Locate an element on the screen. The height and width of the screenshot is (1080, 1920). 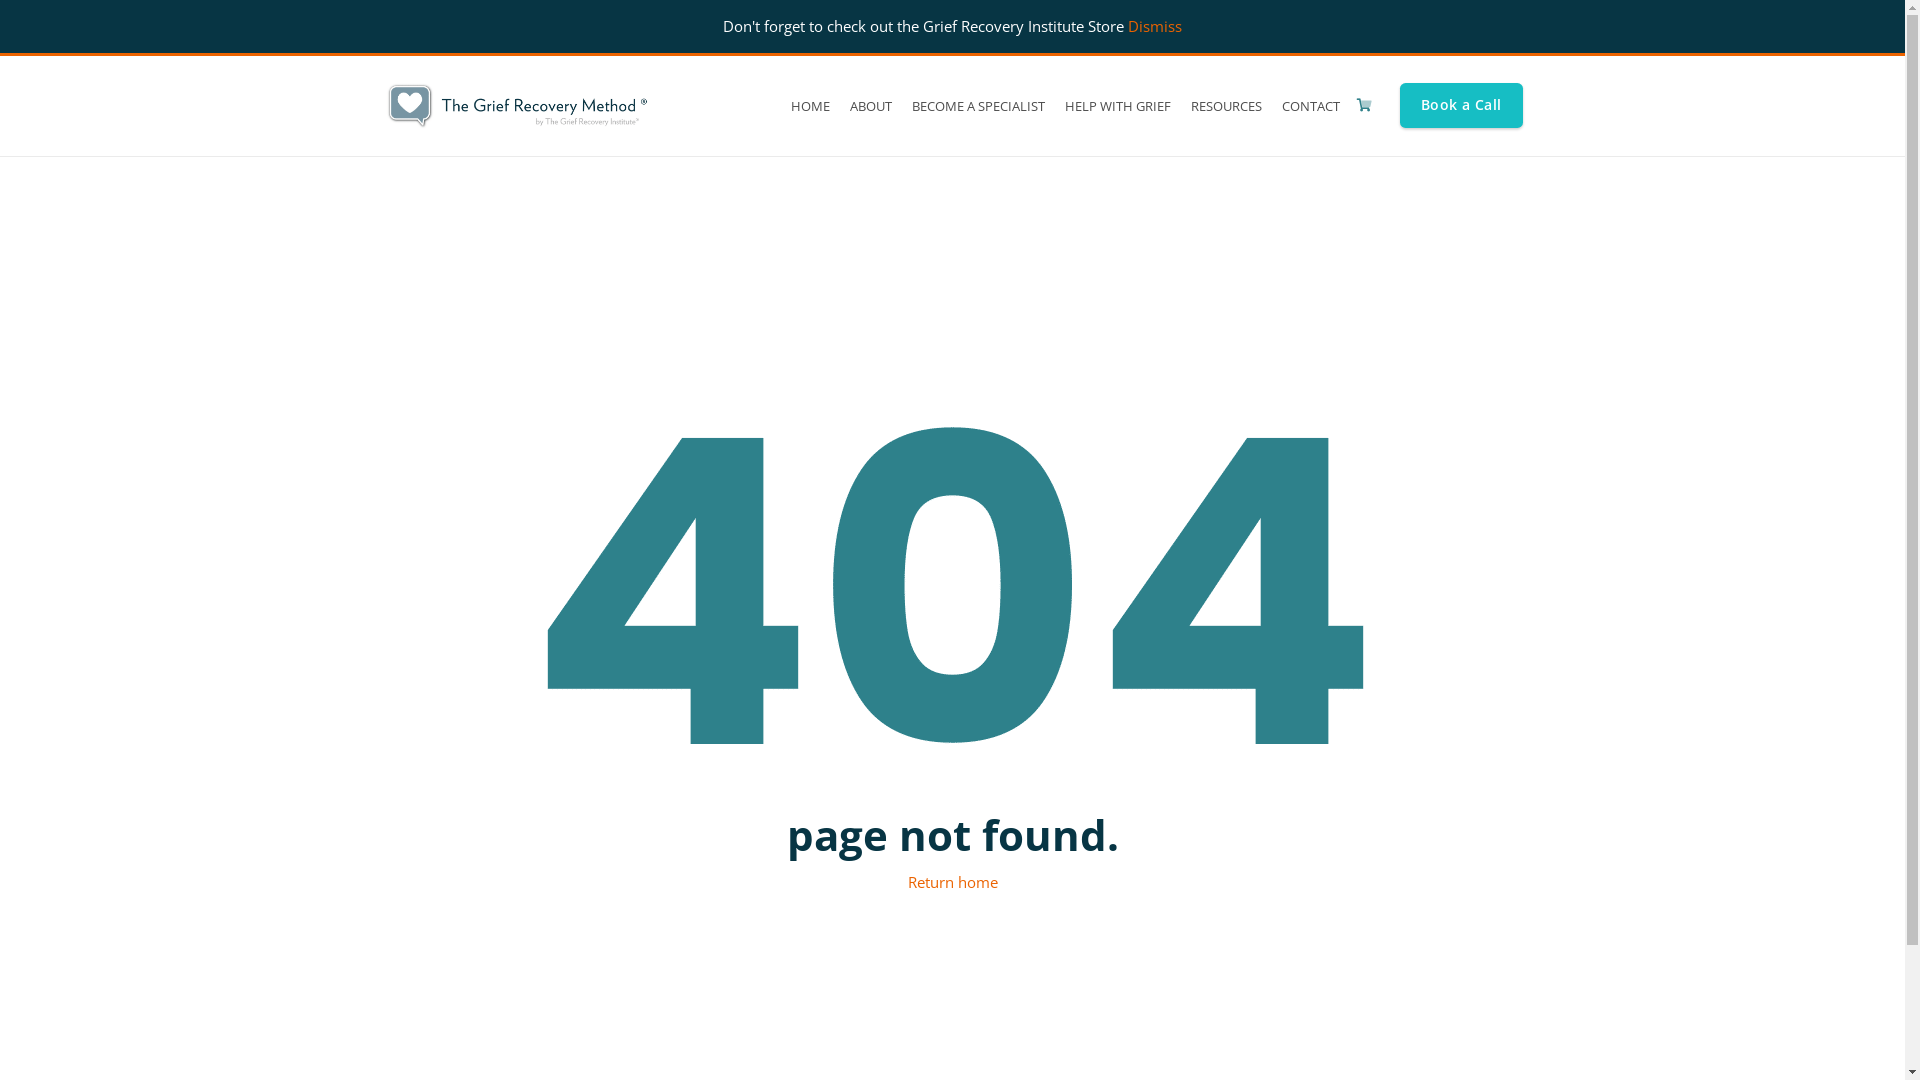
'HOME' is located at coordinates (780, 105).